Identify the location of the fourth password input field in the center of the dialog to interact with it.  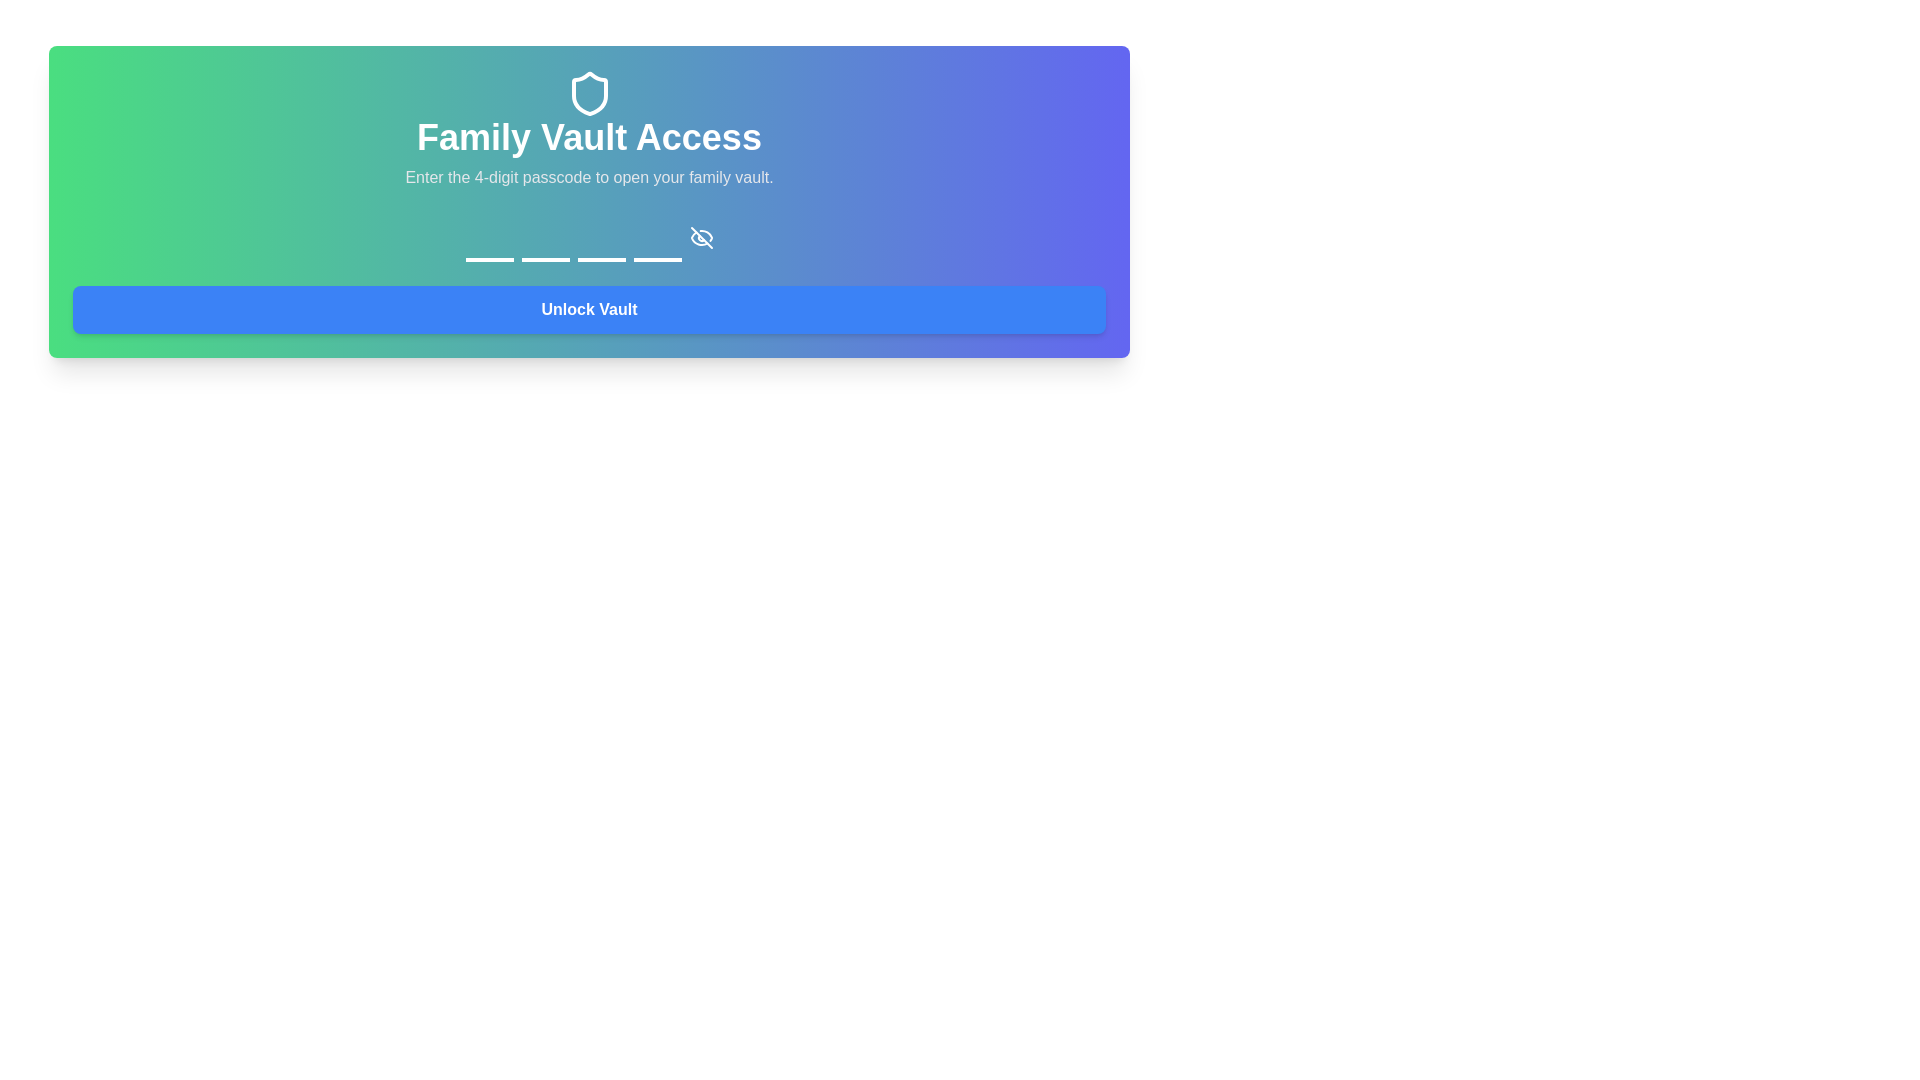
(657, 237).